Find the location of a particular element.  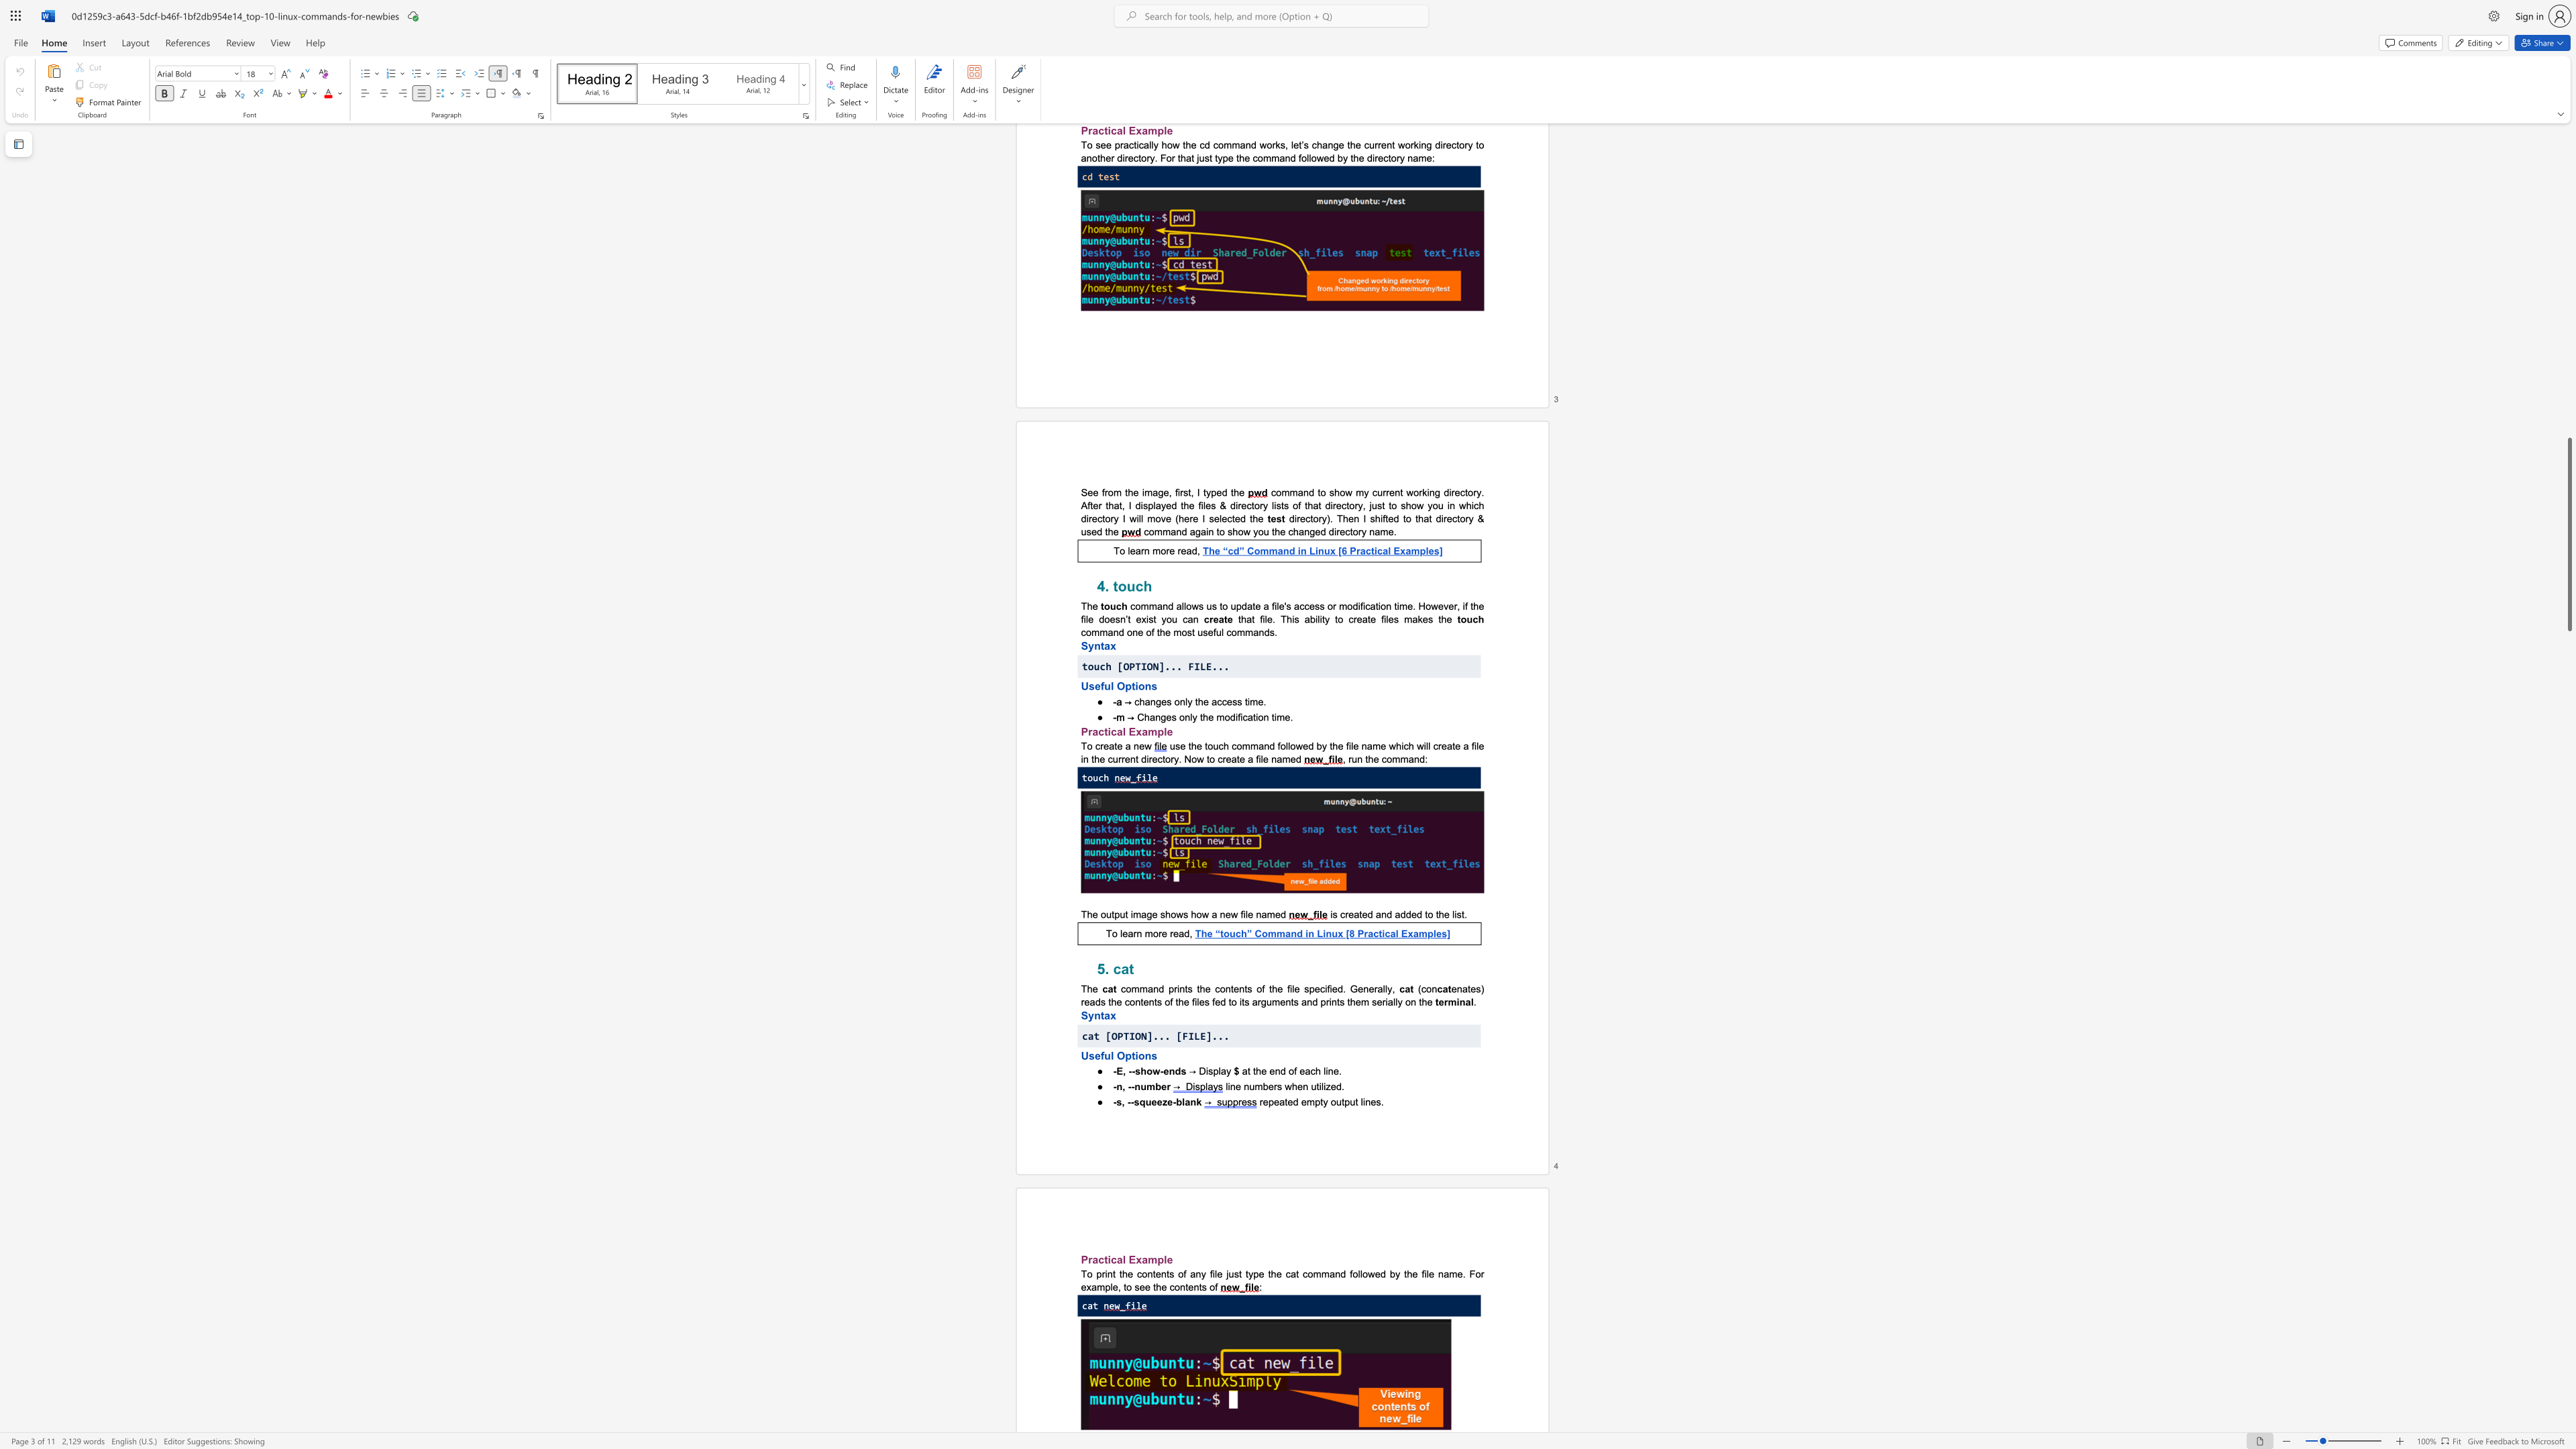

the 1th character "n" in the text is located at coordinates (1119, 1087).